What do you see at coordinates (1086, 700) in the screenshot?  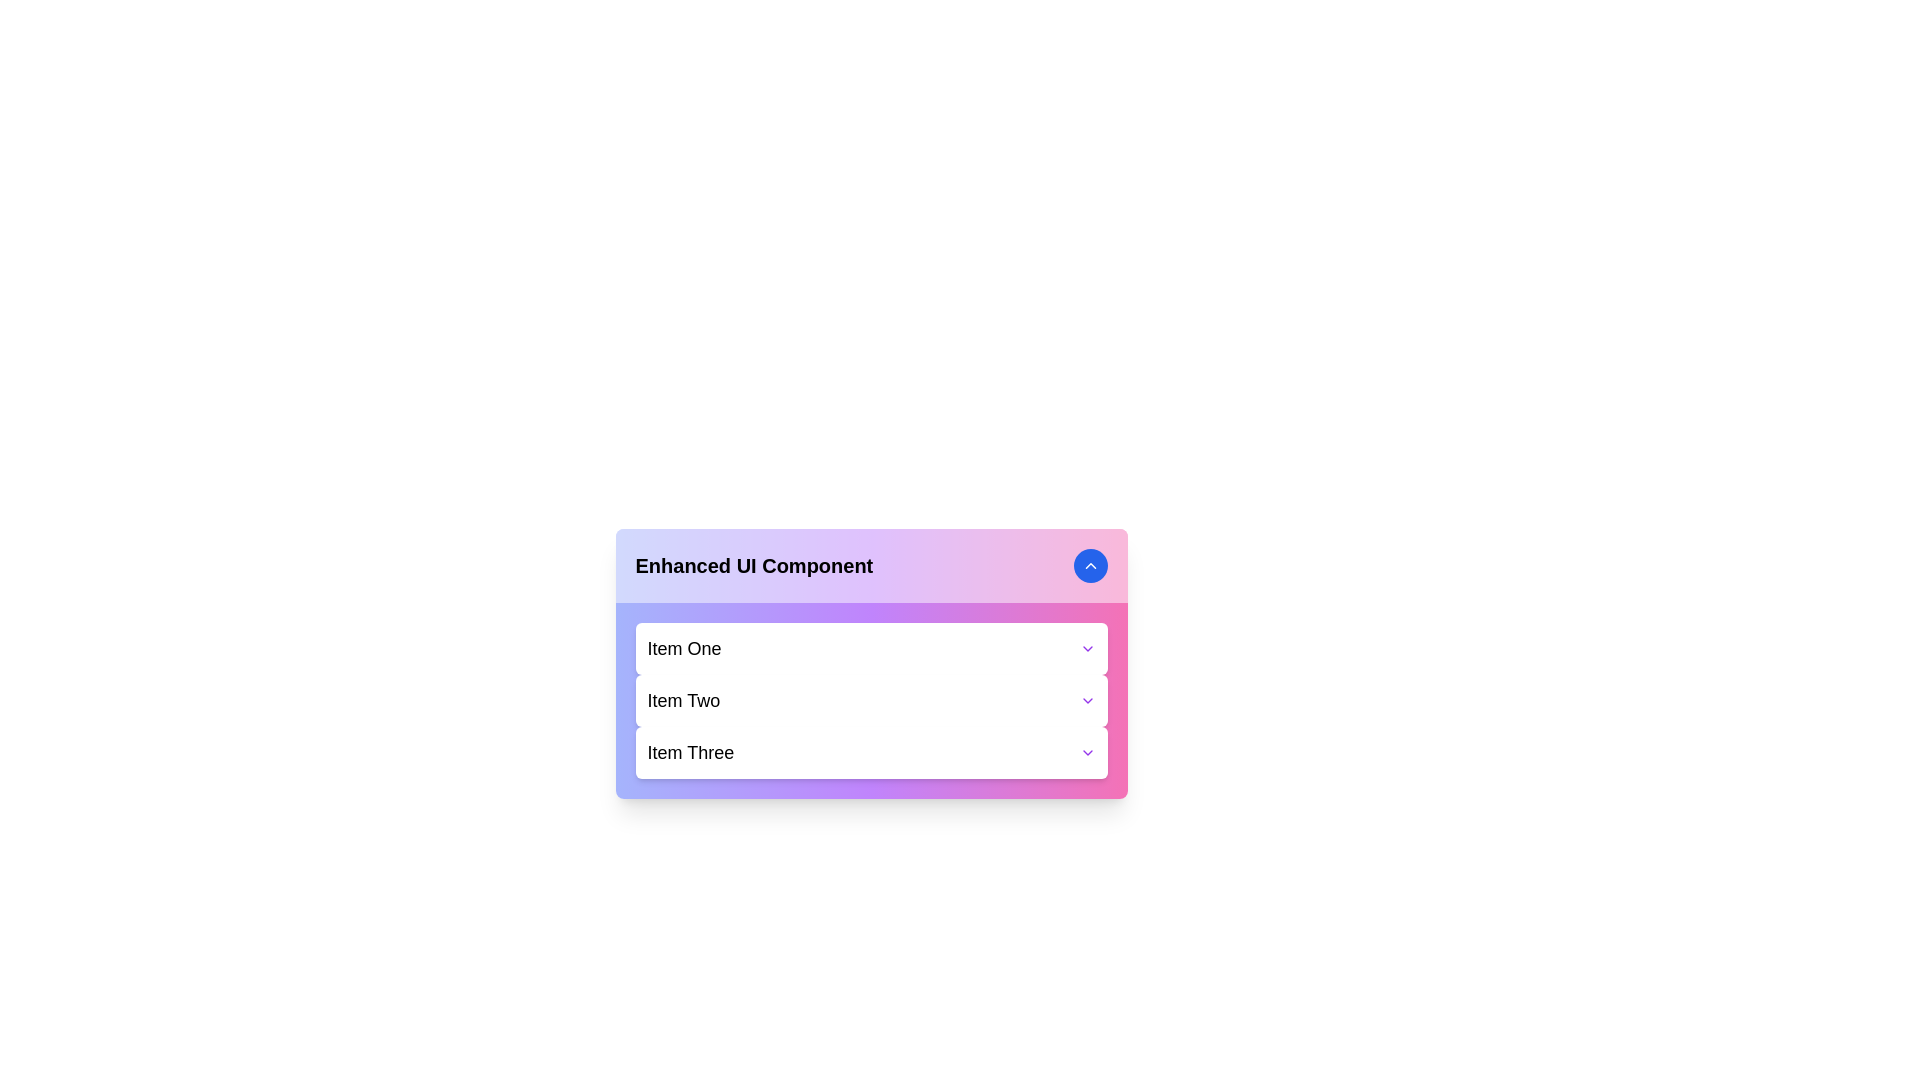 I see `the chevron-down icon located at the rightmost part of the 'Item Two' row` at bounding box center [1086, 700].